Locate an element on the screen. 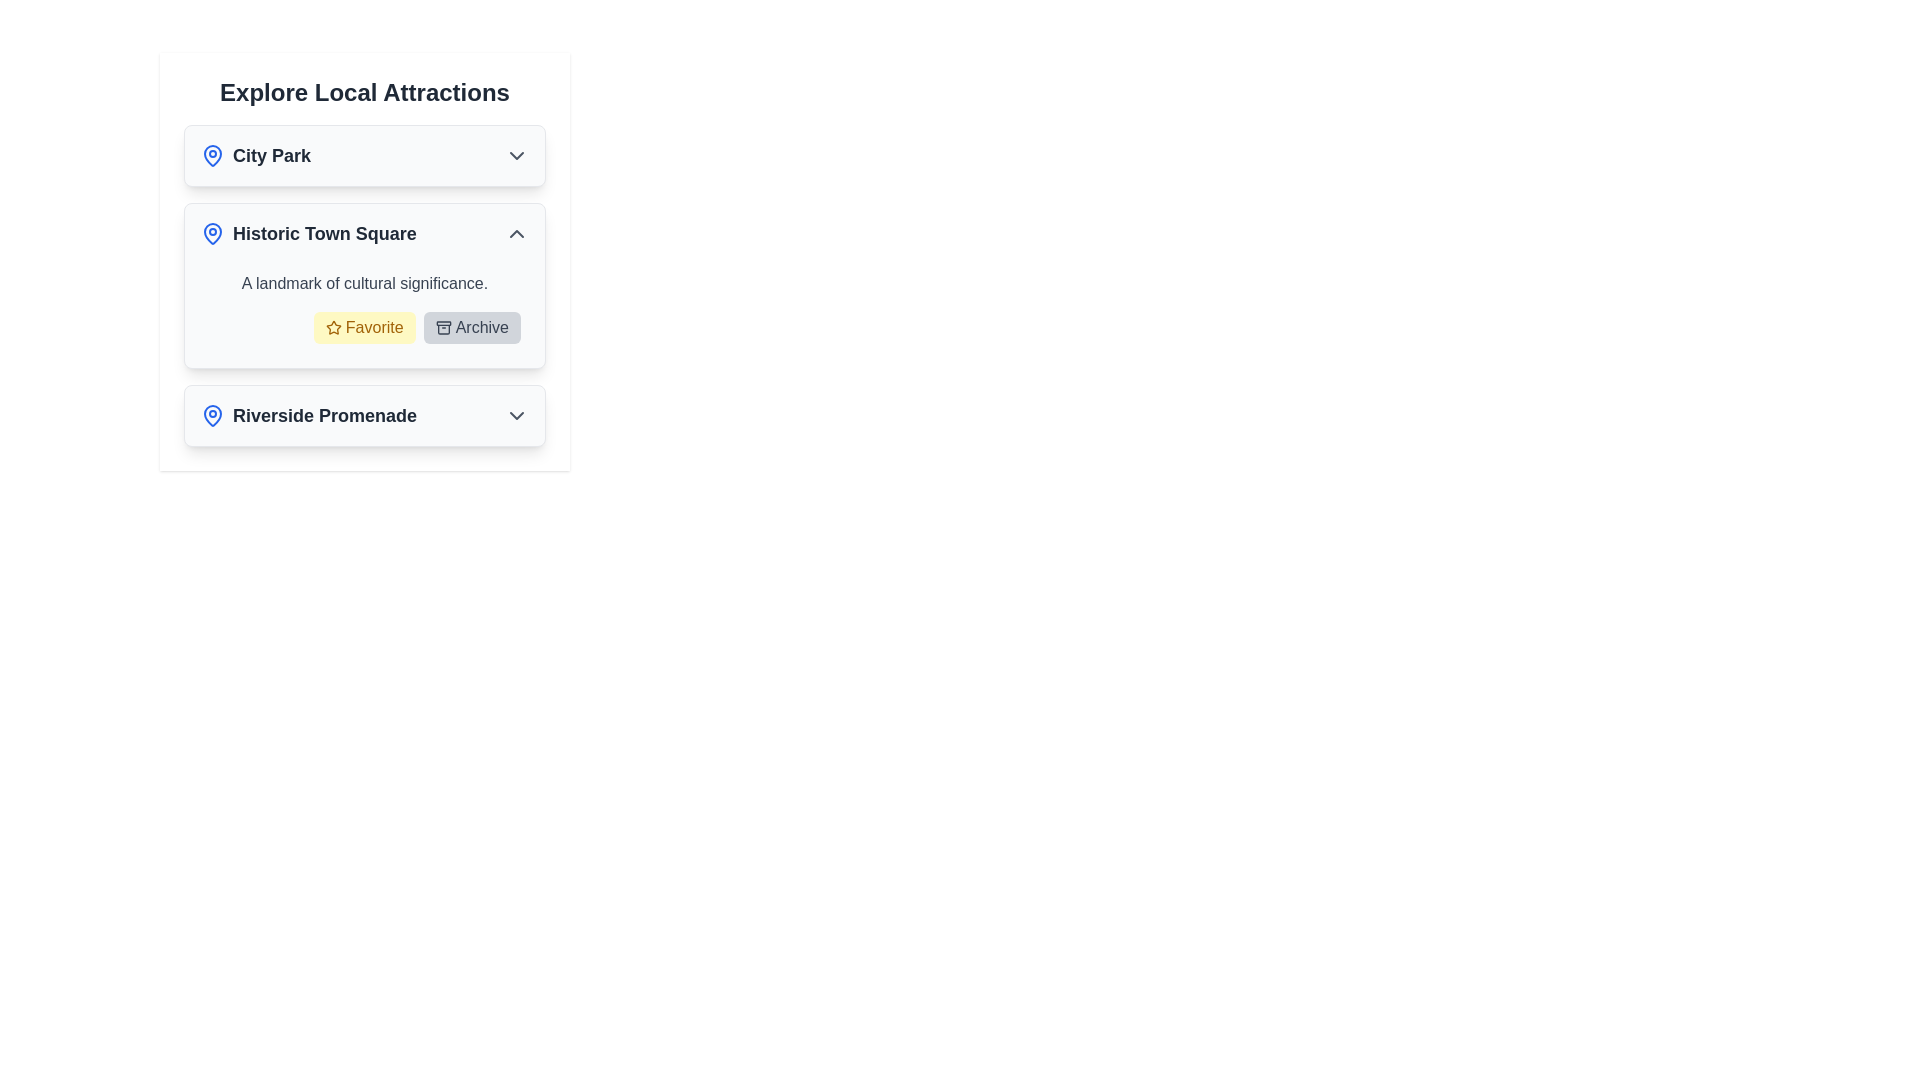 This screenshot has width=1920, height=1080. the blue map pin icon with a hollow center located in the 'Explore Local Attractions' section is located at coordinates (212, 415).